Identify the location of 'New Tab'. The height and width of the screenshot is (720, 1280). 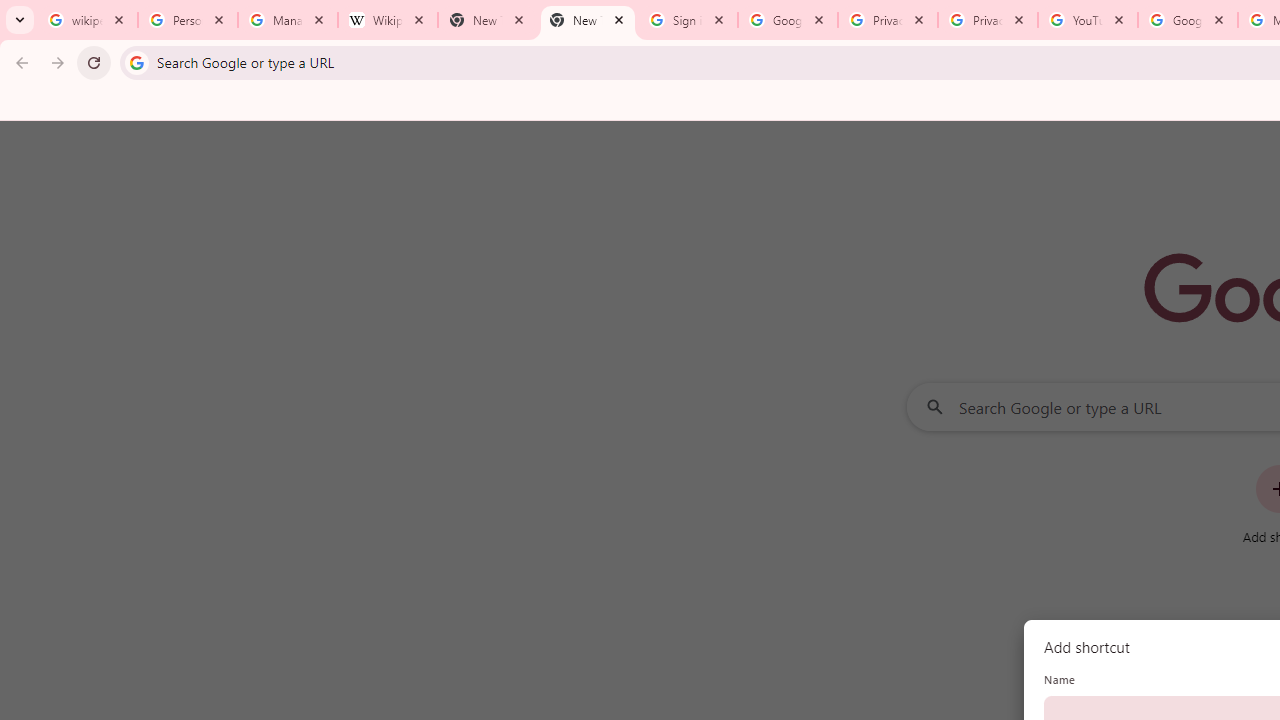
(586, 20).